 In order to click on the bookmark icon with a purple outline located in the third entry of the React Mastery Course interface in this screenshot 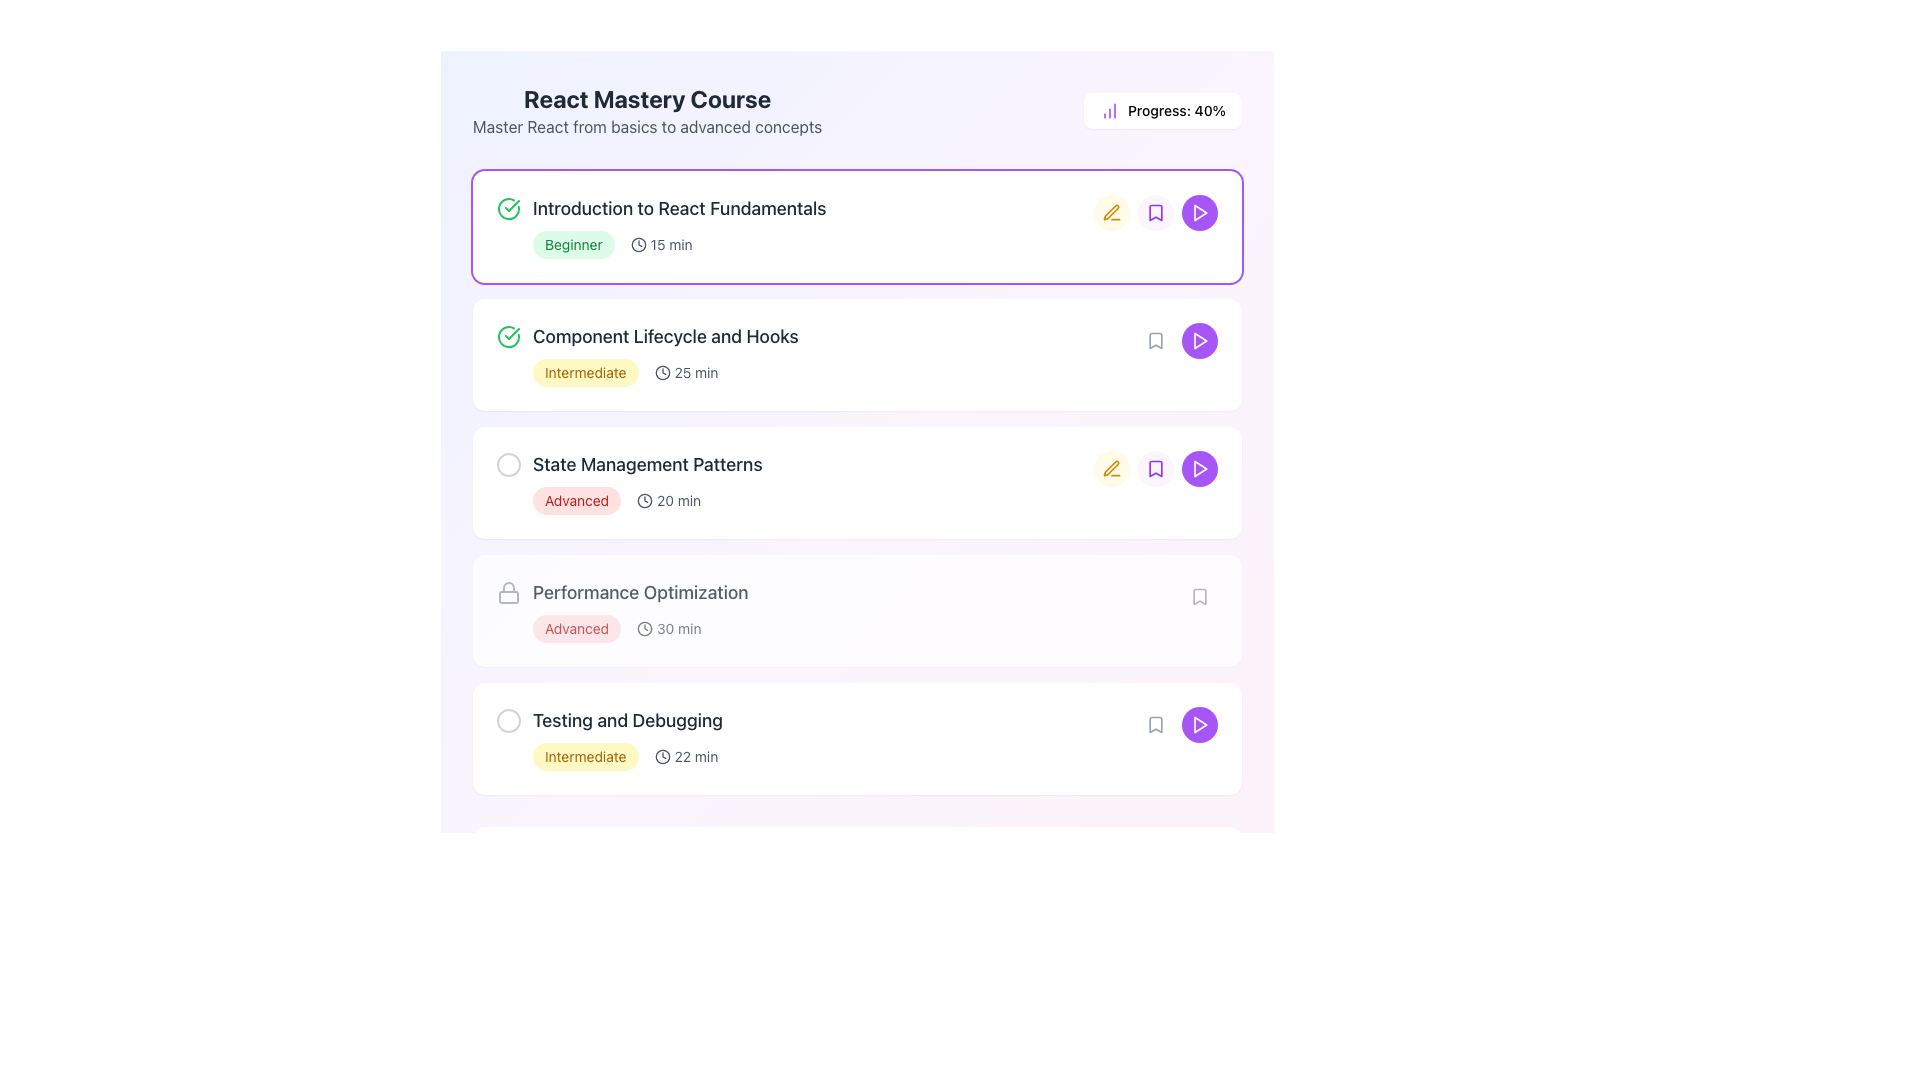, I will do `click(1156, 469)`.